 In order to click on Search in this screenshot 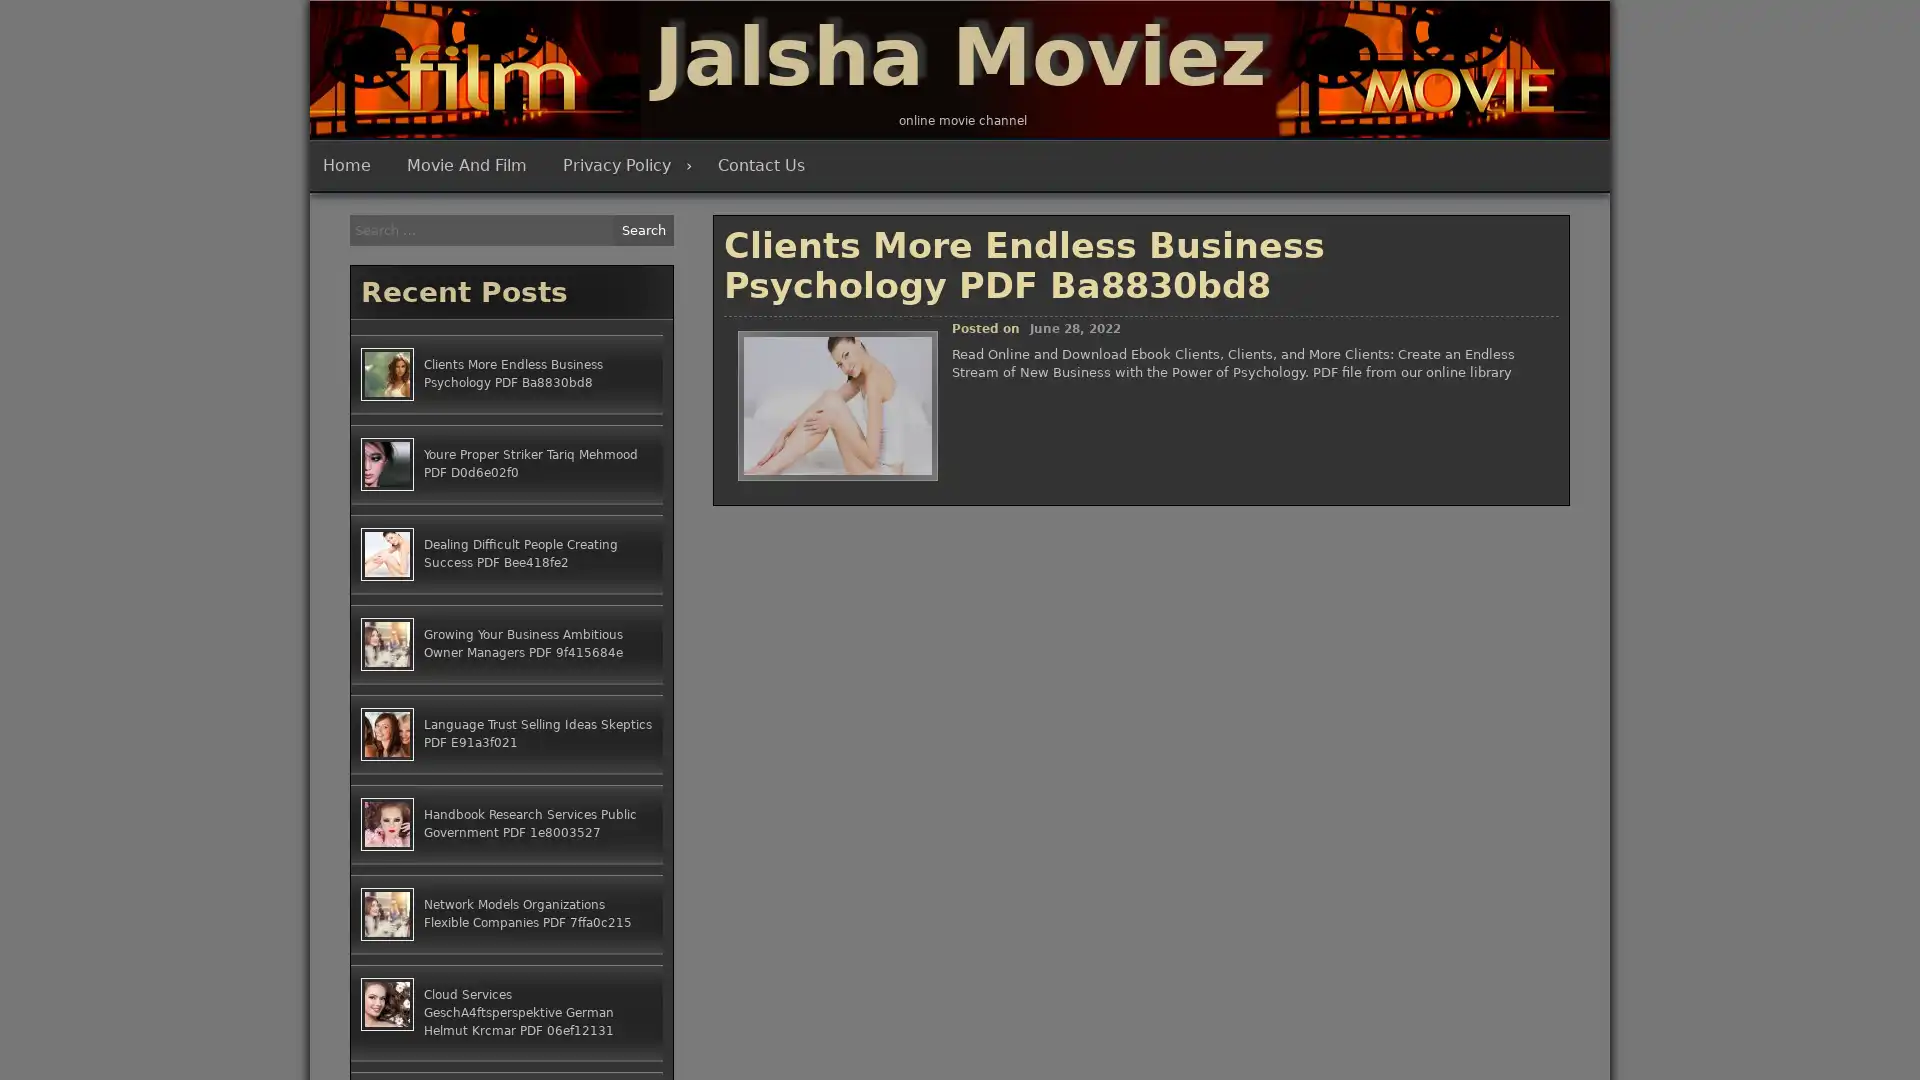, I will do `click(643, 229)`.